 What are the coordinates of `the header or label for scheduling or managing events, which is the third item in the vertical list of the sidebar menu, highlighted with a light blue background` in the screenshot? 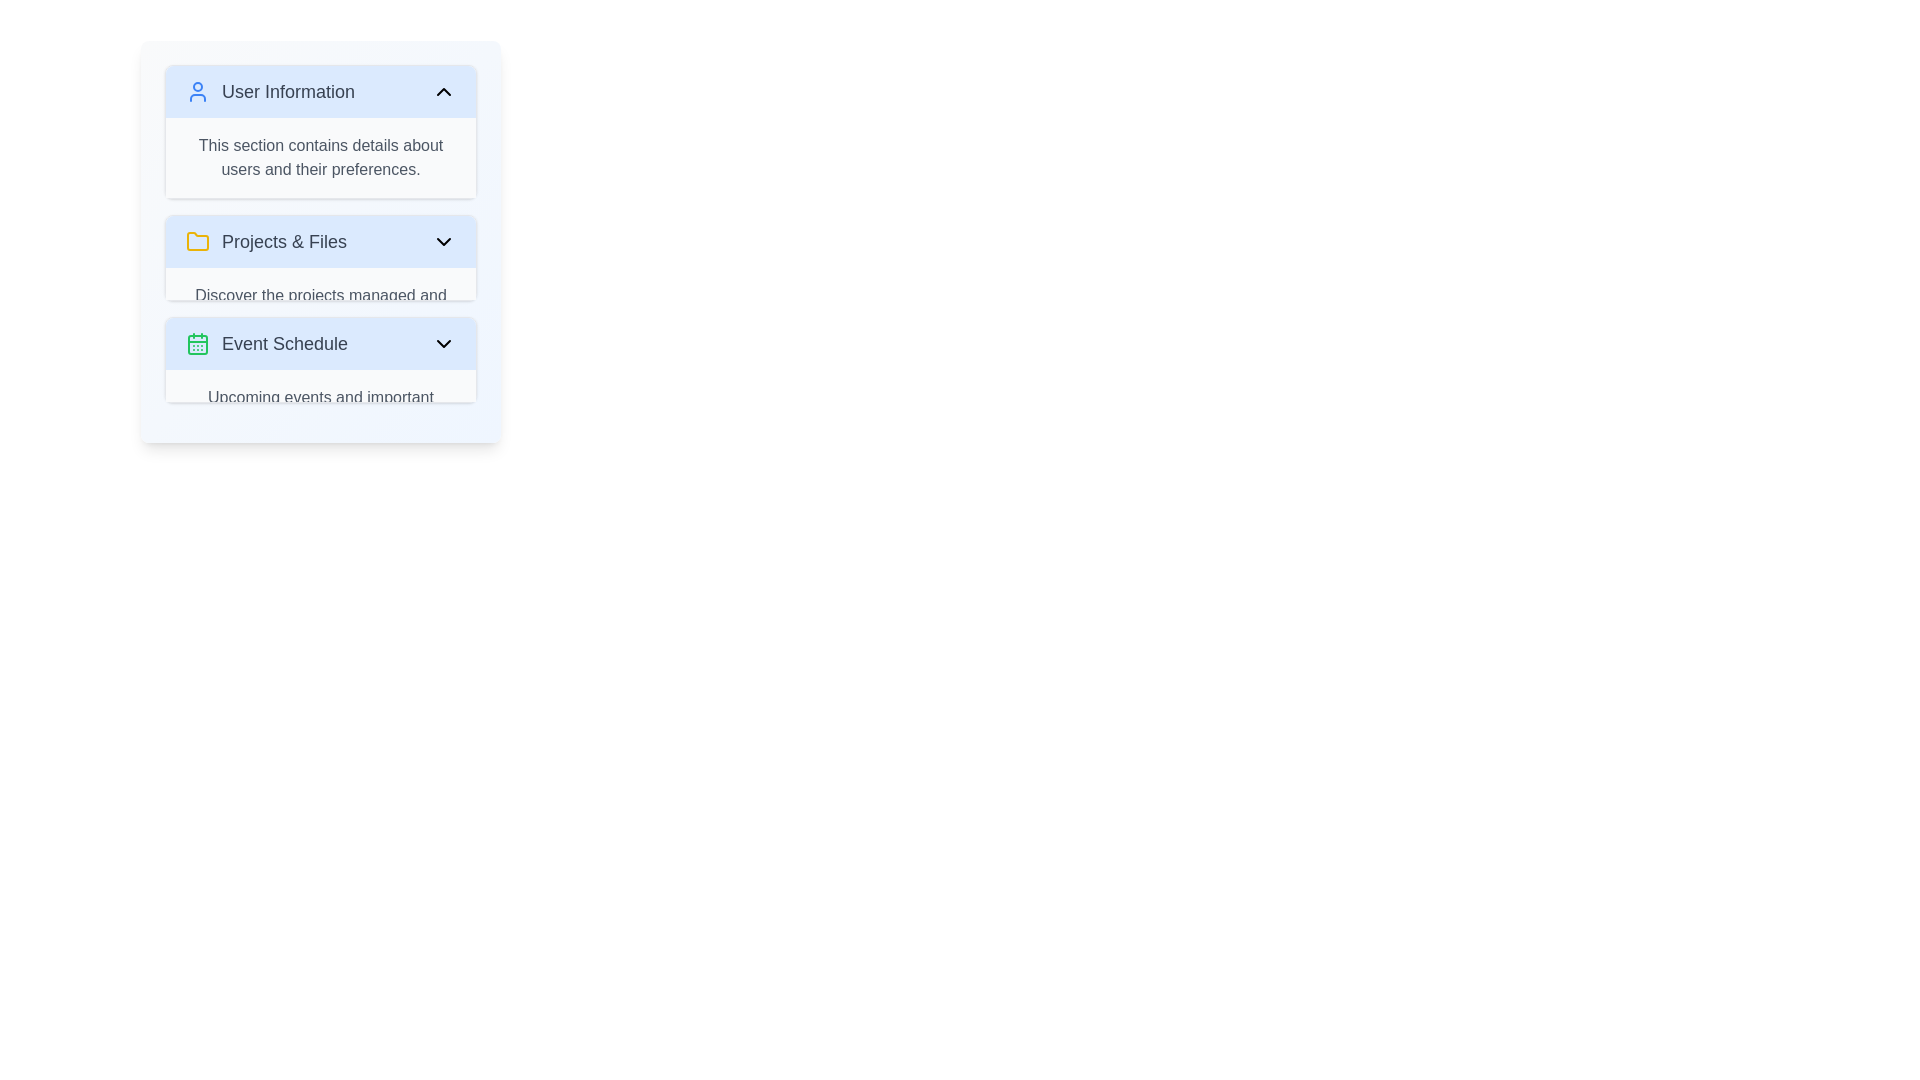 It's located at (266, 342).